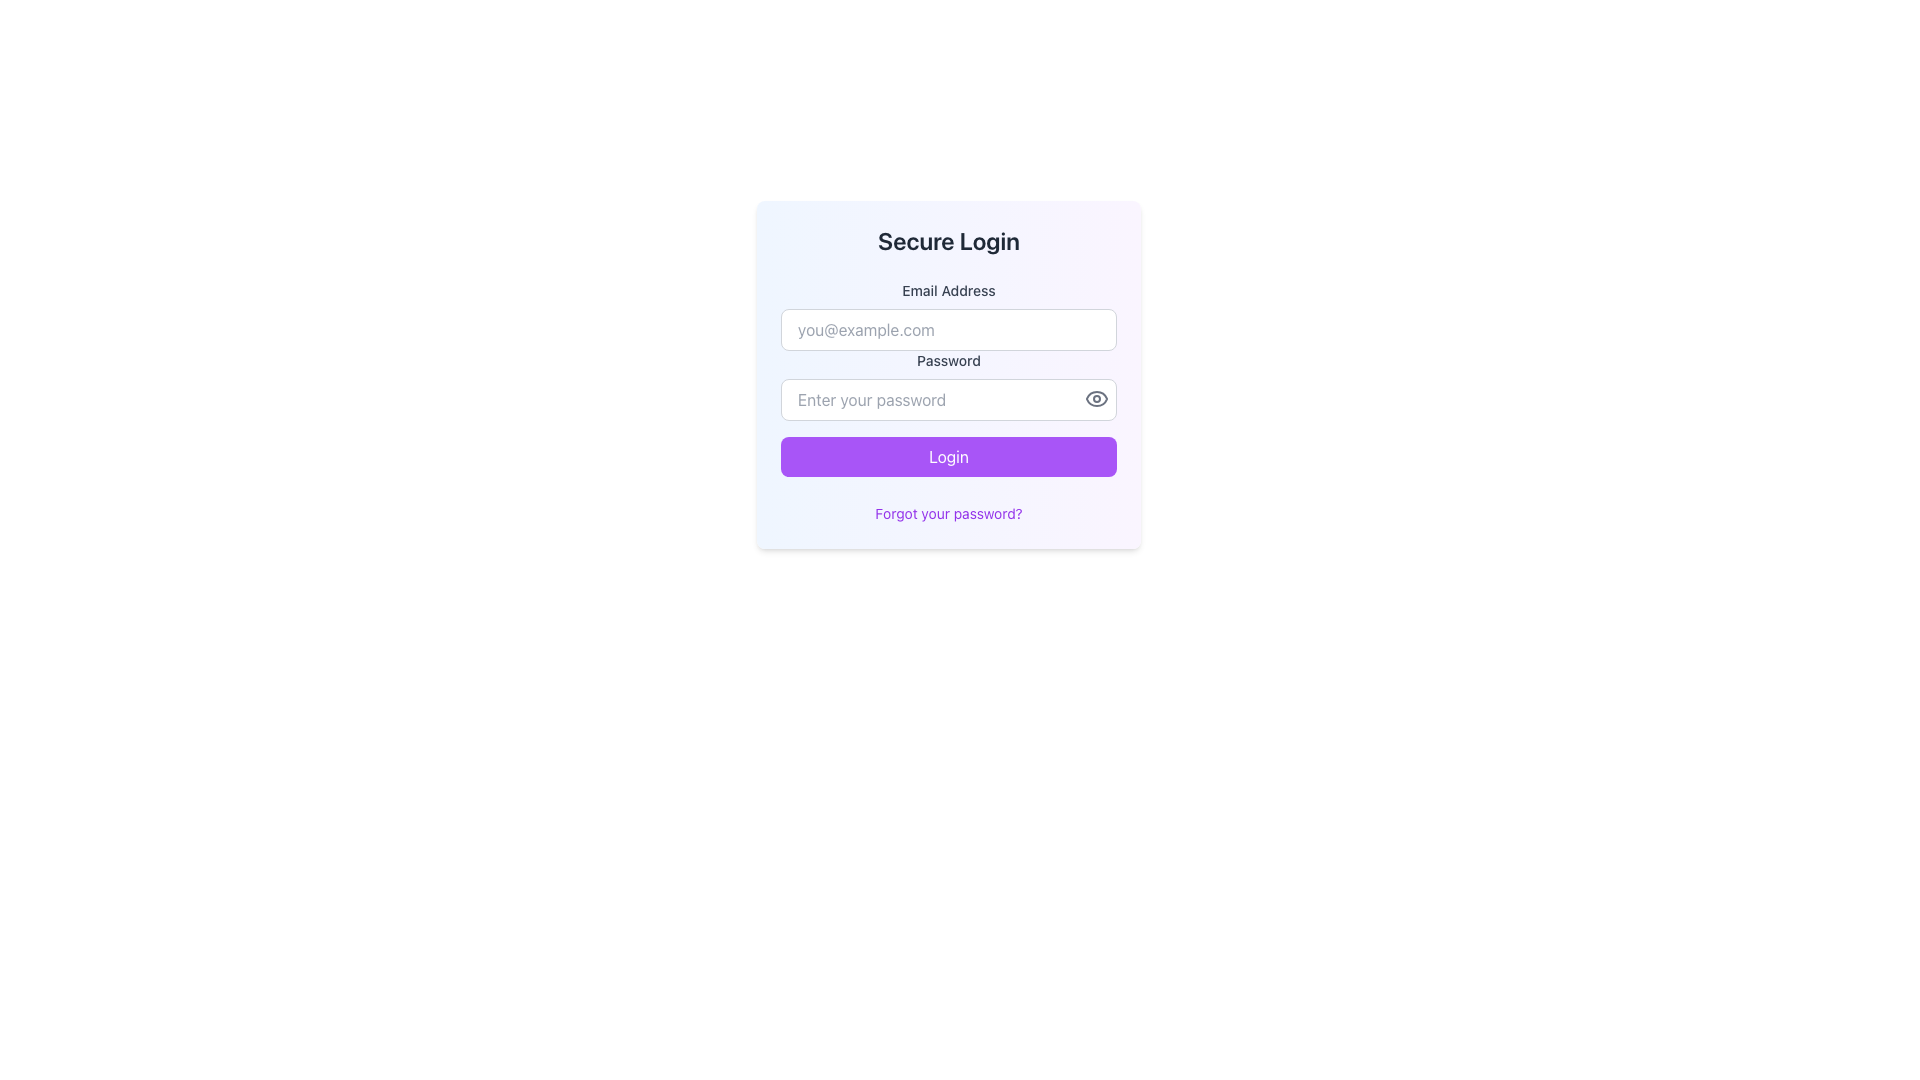 The image size is (1920, 1080). Describe the element at coordinates (1096, 398) in the screenshot. I see `the eye icon component` at that location.